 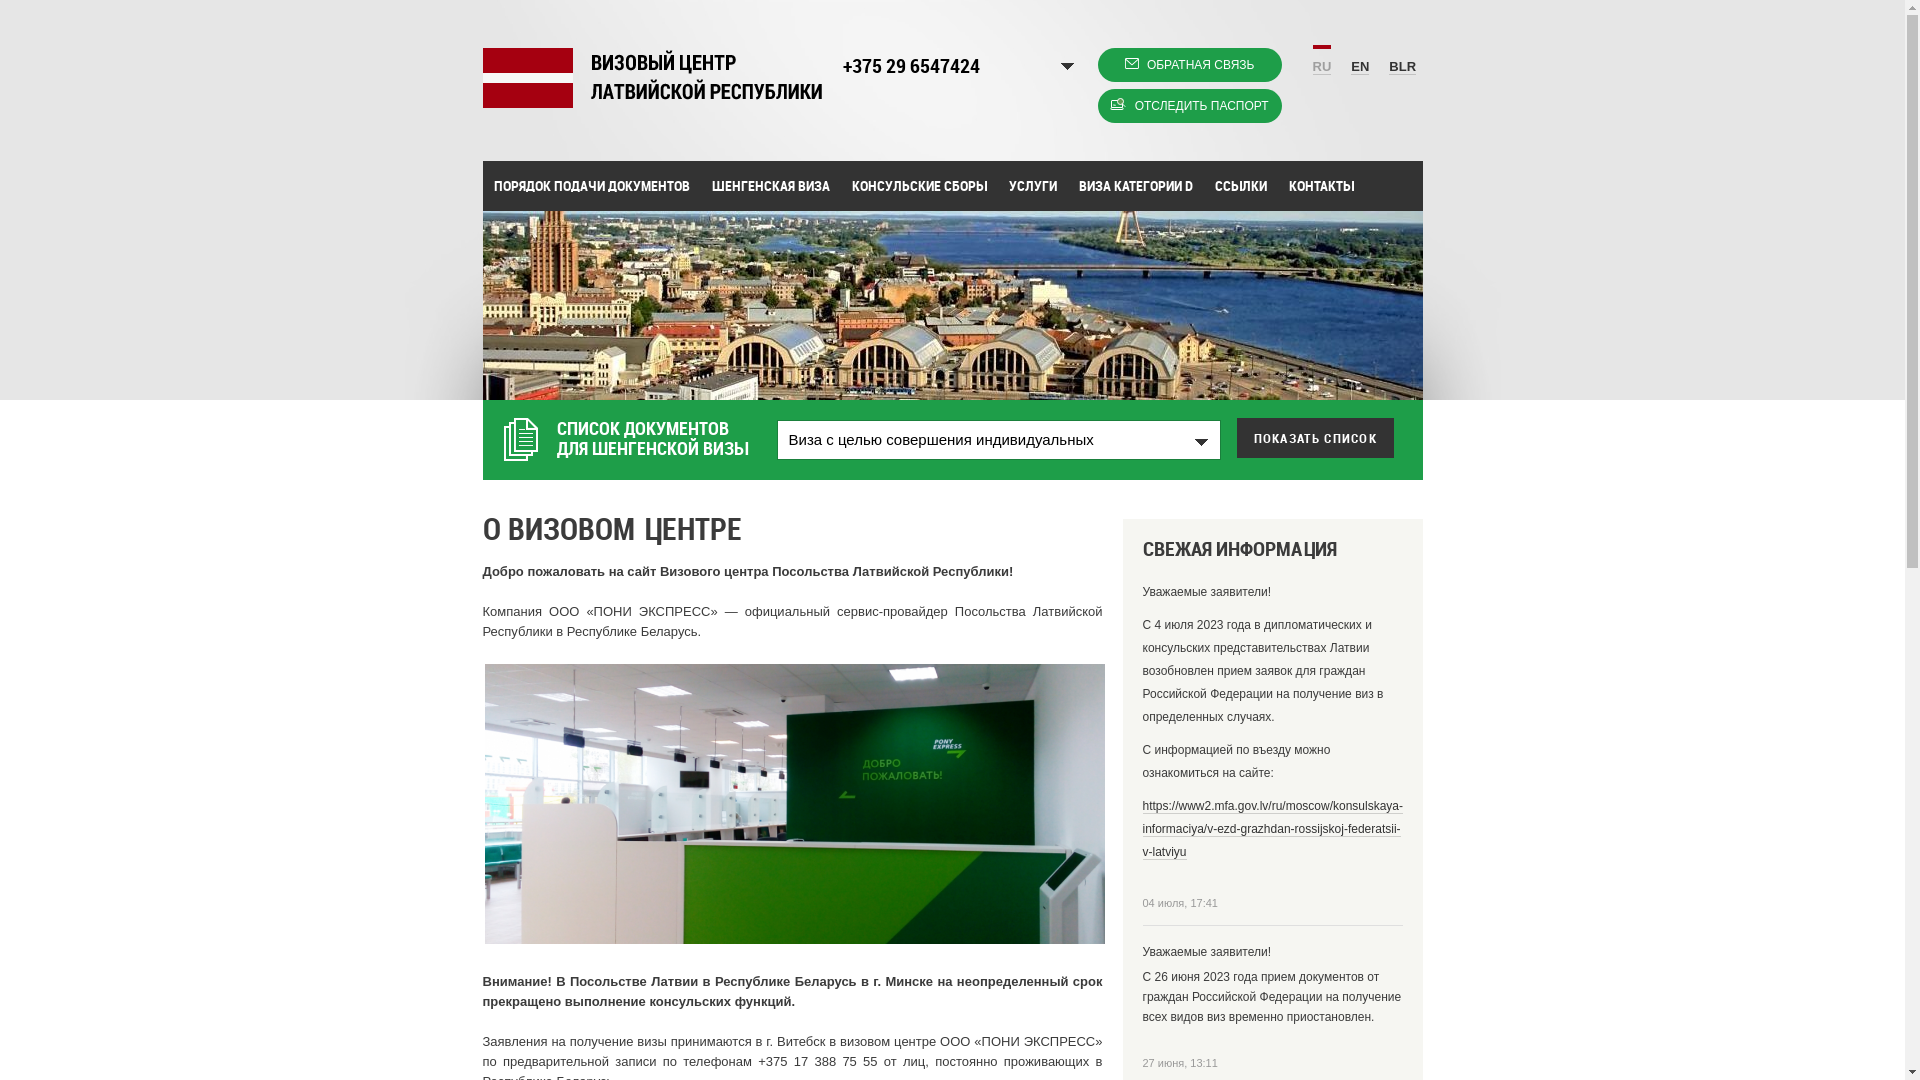 I want to click on 'RU', so click(x=1311, y=59).